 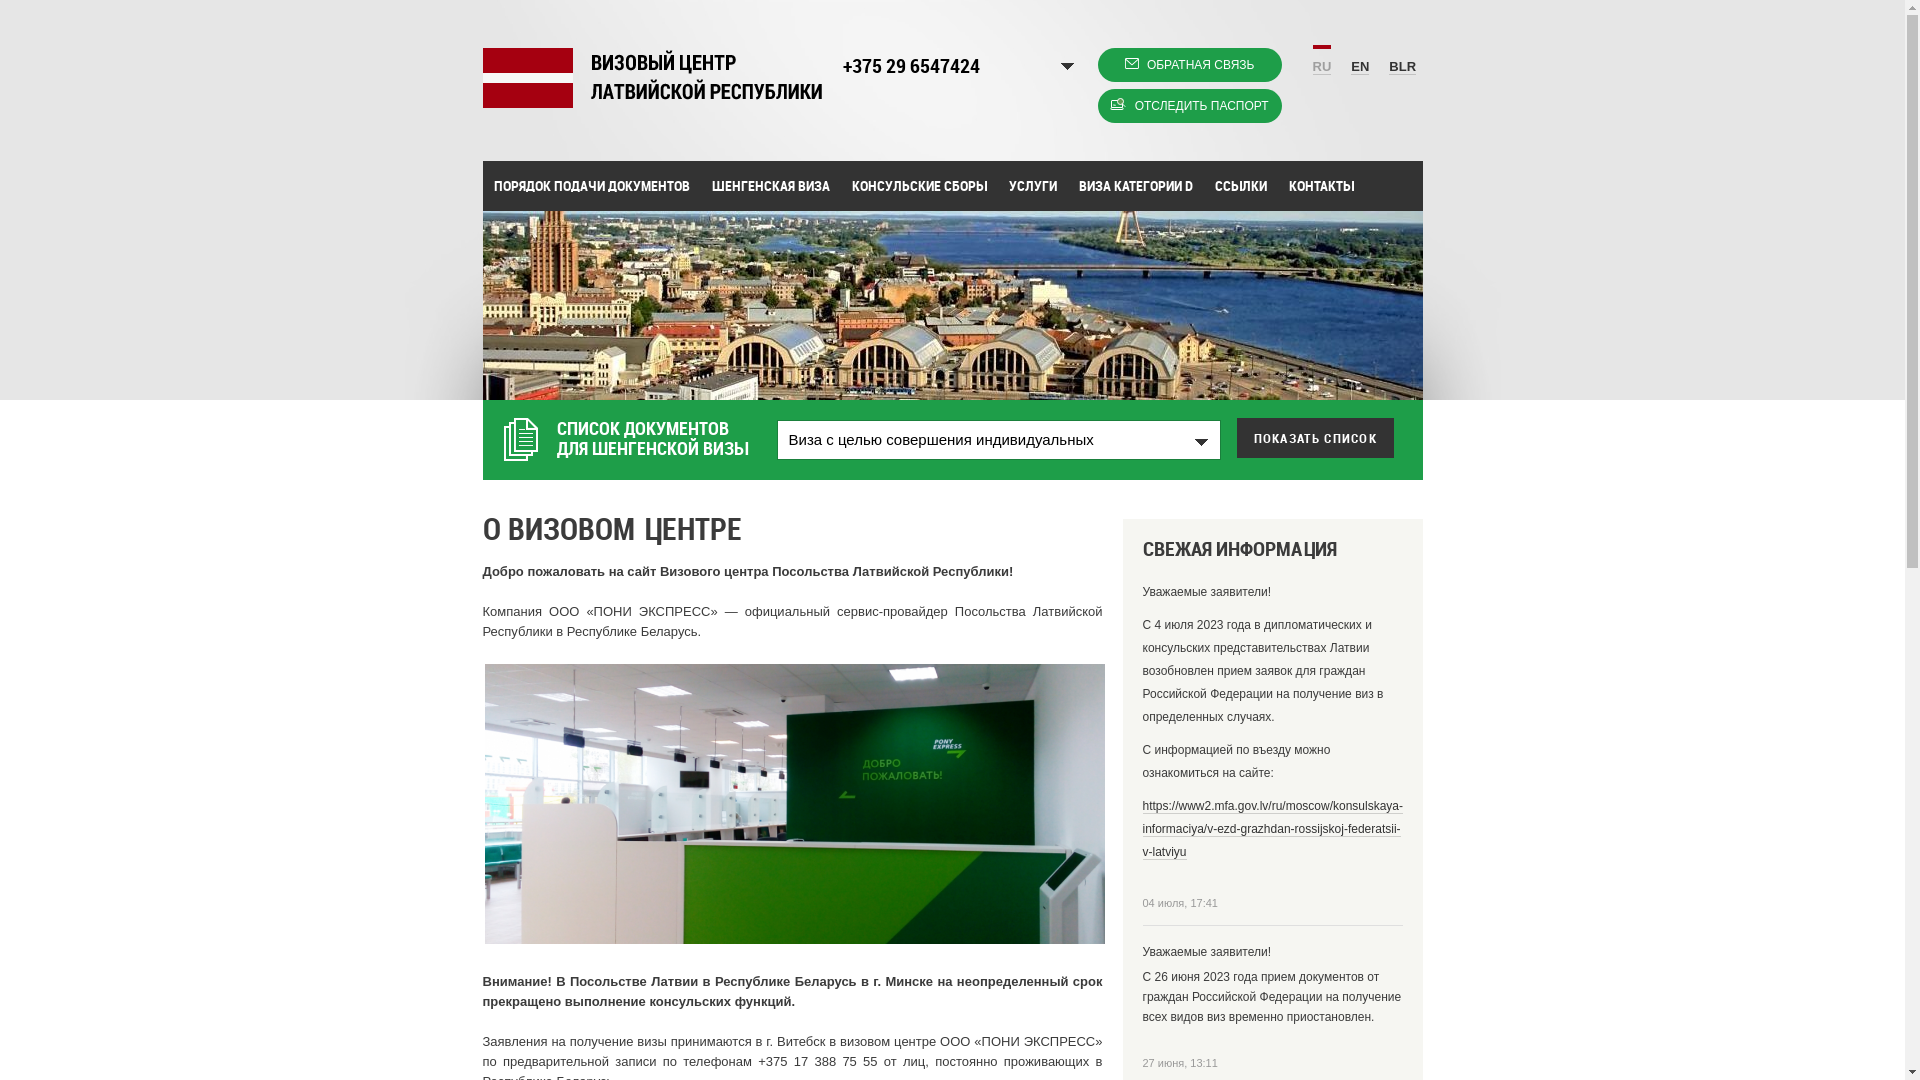 I want to click on 'RU', so click(x=1311, y=59).